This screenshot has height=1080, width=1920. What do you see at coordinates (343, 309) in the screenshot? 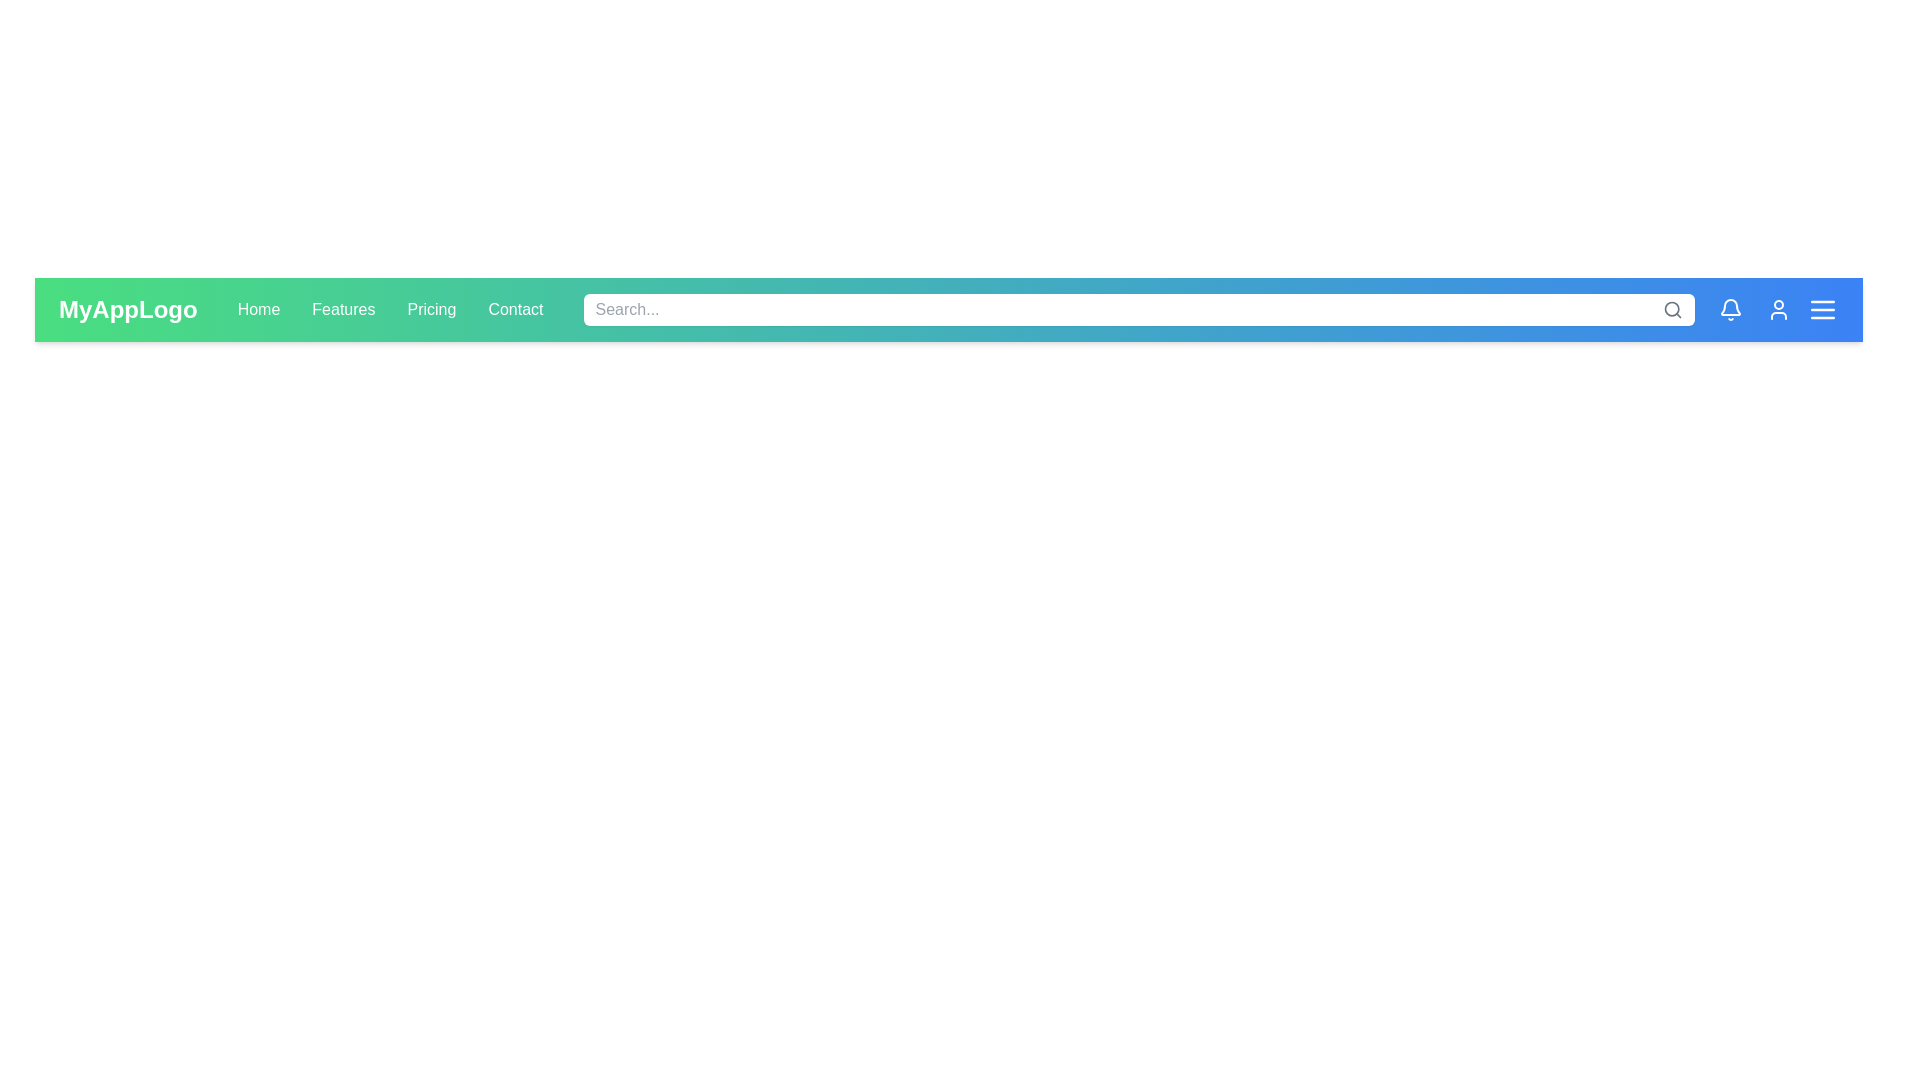
I see `the 'Features' hyperlink, which is the second item in the horizontal navigation bar, to navigate to the Features section` at bounding box center [343, 309].